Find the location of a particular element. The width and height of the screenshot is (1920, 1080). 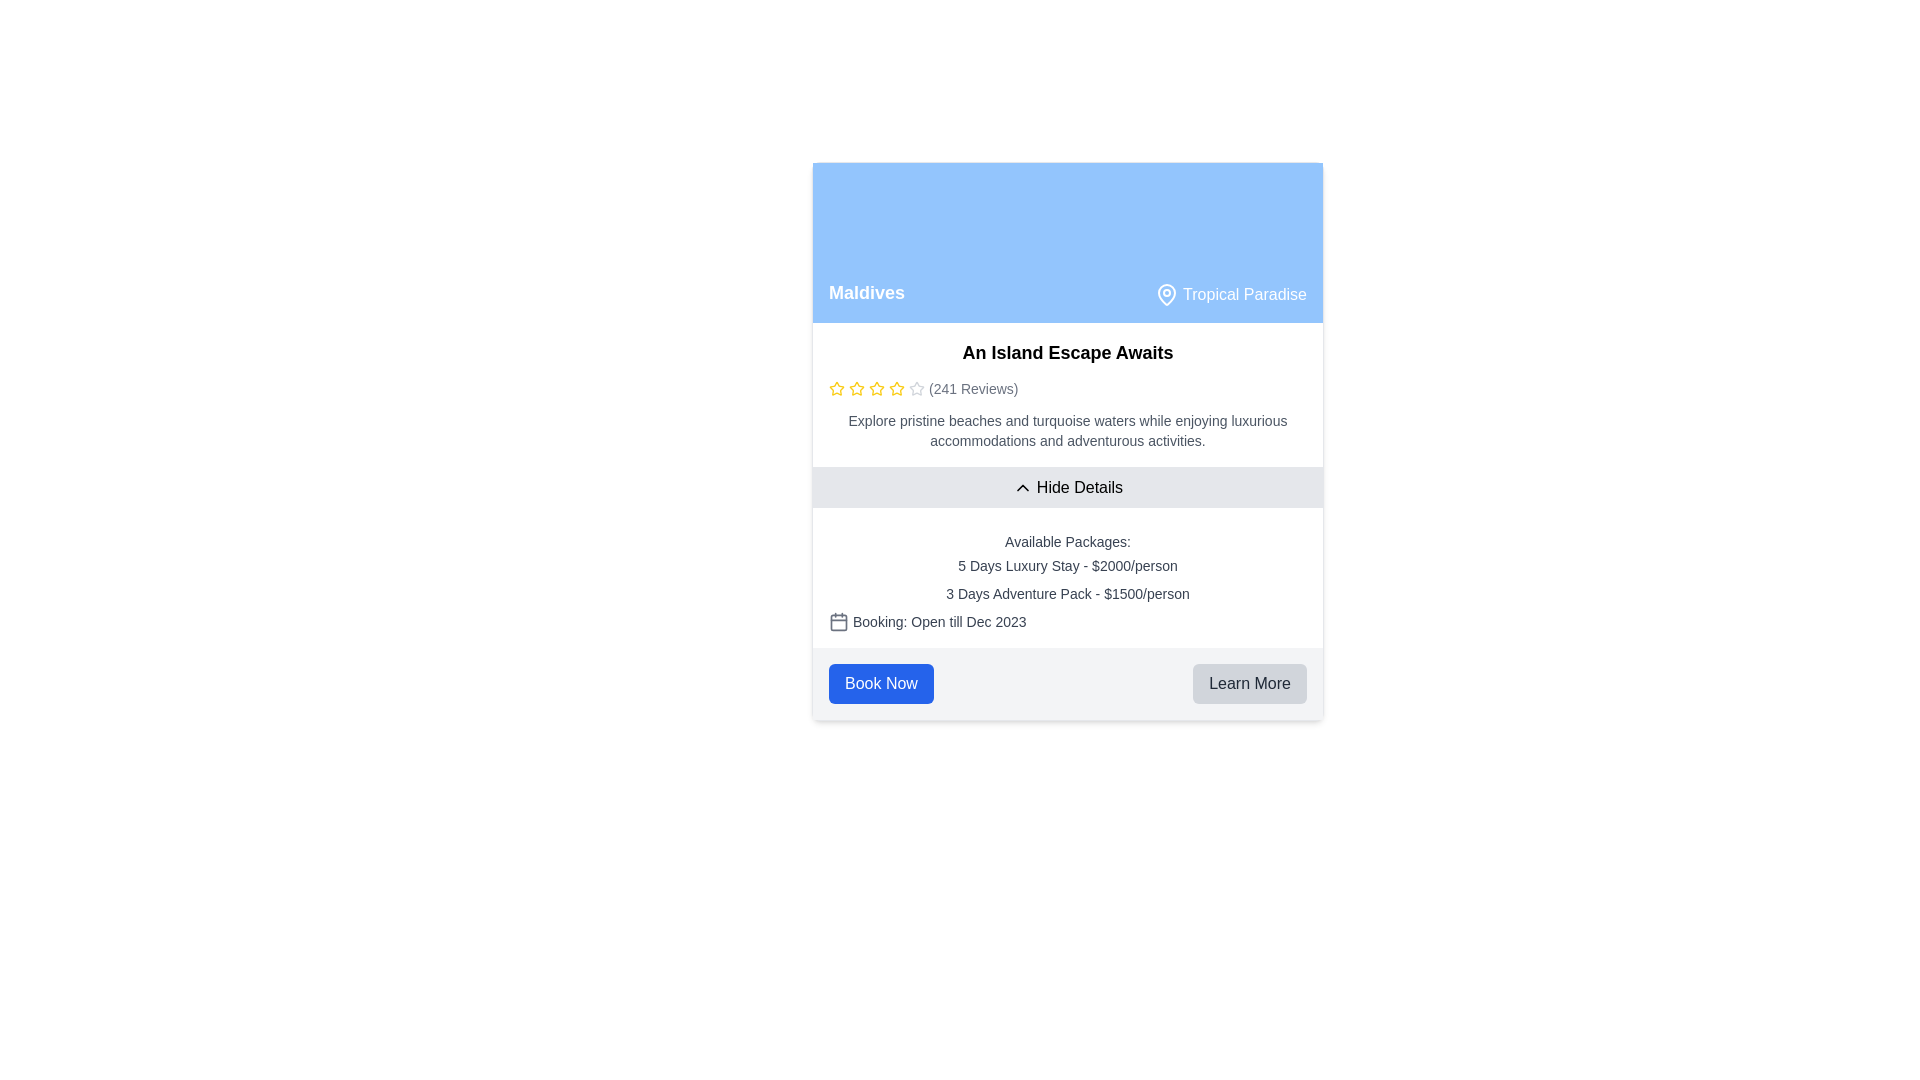

the sixth star icon, which is styled in a grey tint and located just before the '(241 Reviews)' text is located at coordinates (915, 389).